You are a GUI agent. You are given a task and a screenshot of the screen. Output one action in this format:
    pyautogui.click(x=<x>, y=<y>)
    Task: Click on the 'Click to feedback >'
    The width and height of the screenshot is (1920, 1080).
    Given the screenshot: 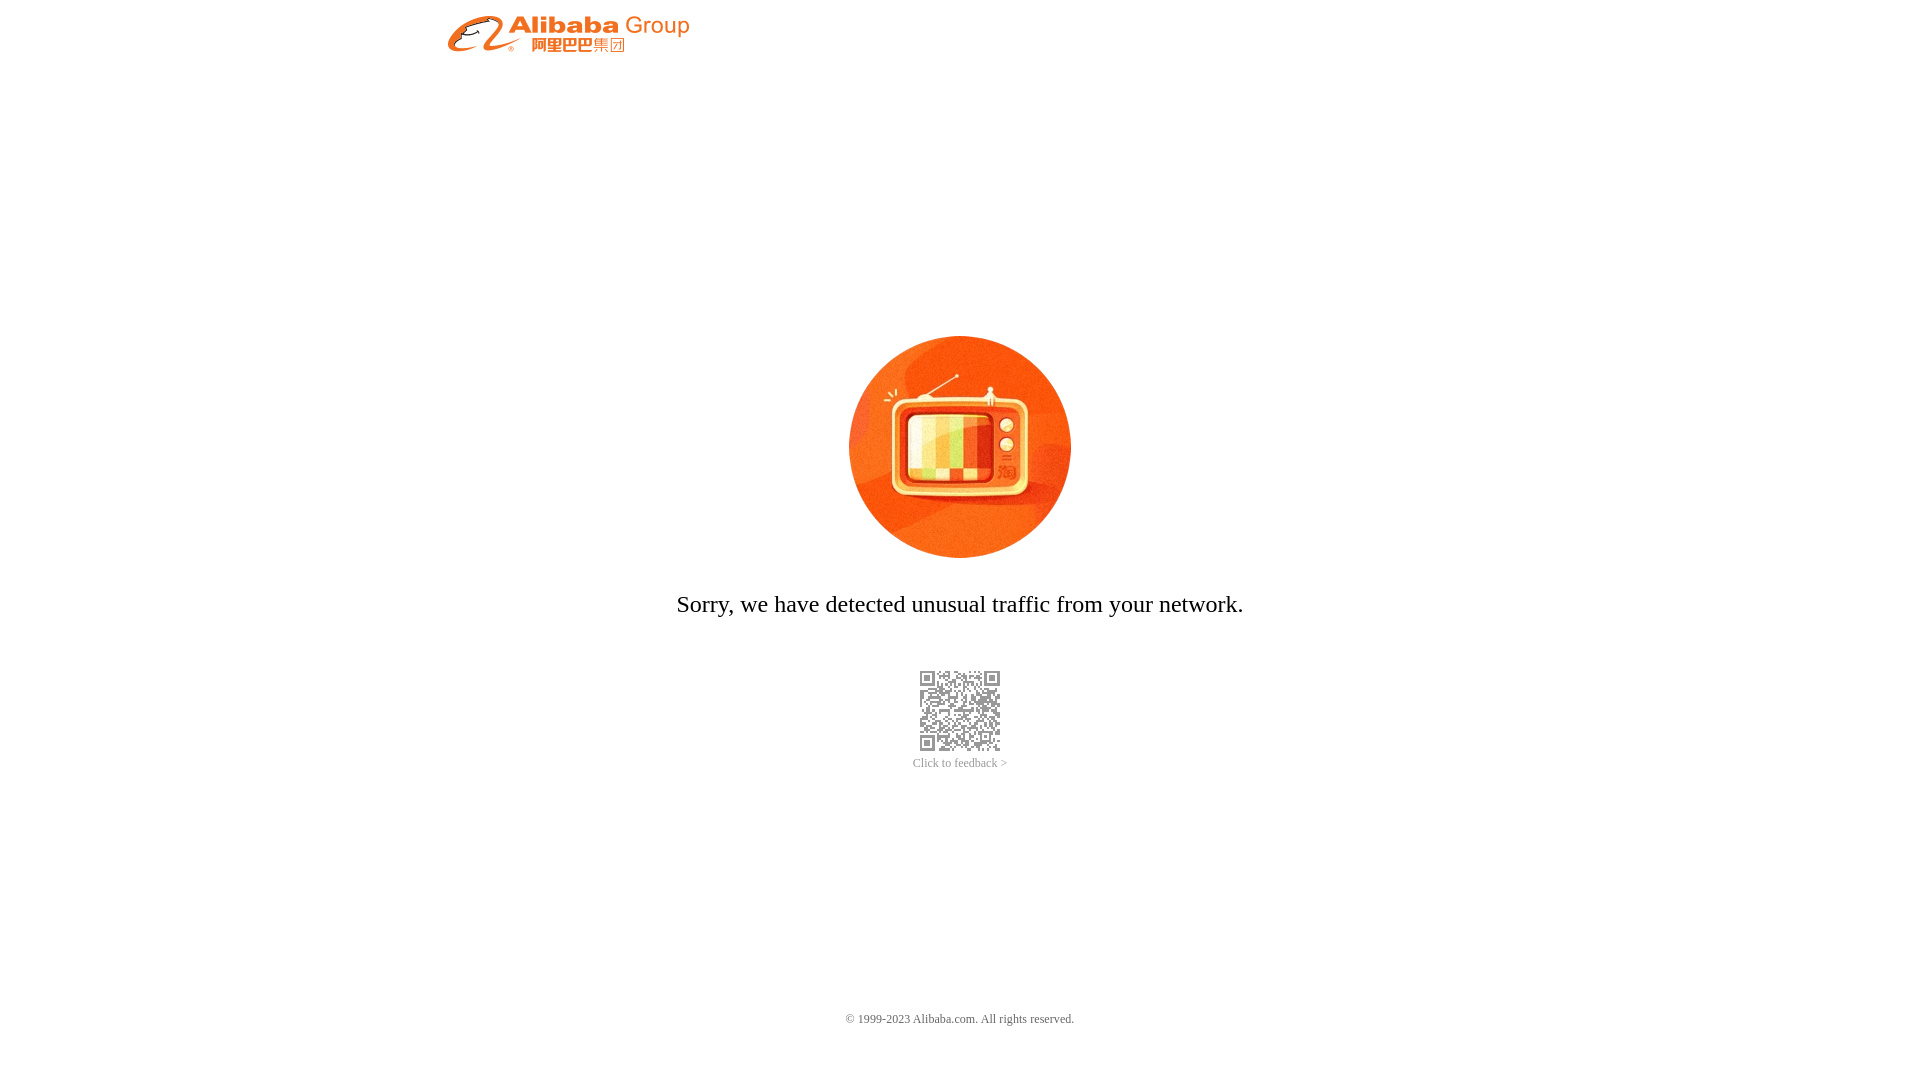 What is the action you would take?
    pyautogui.click(x=960, y=763)
    